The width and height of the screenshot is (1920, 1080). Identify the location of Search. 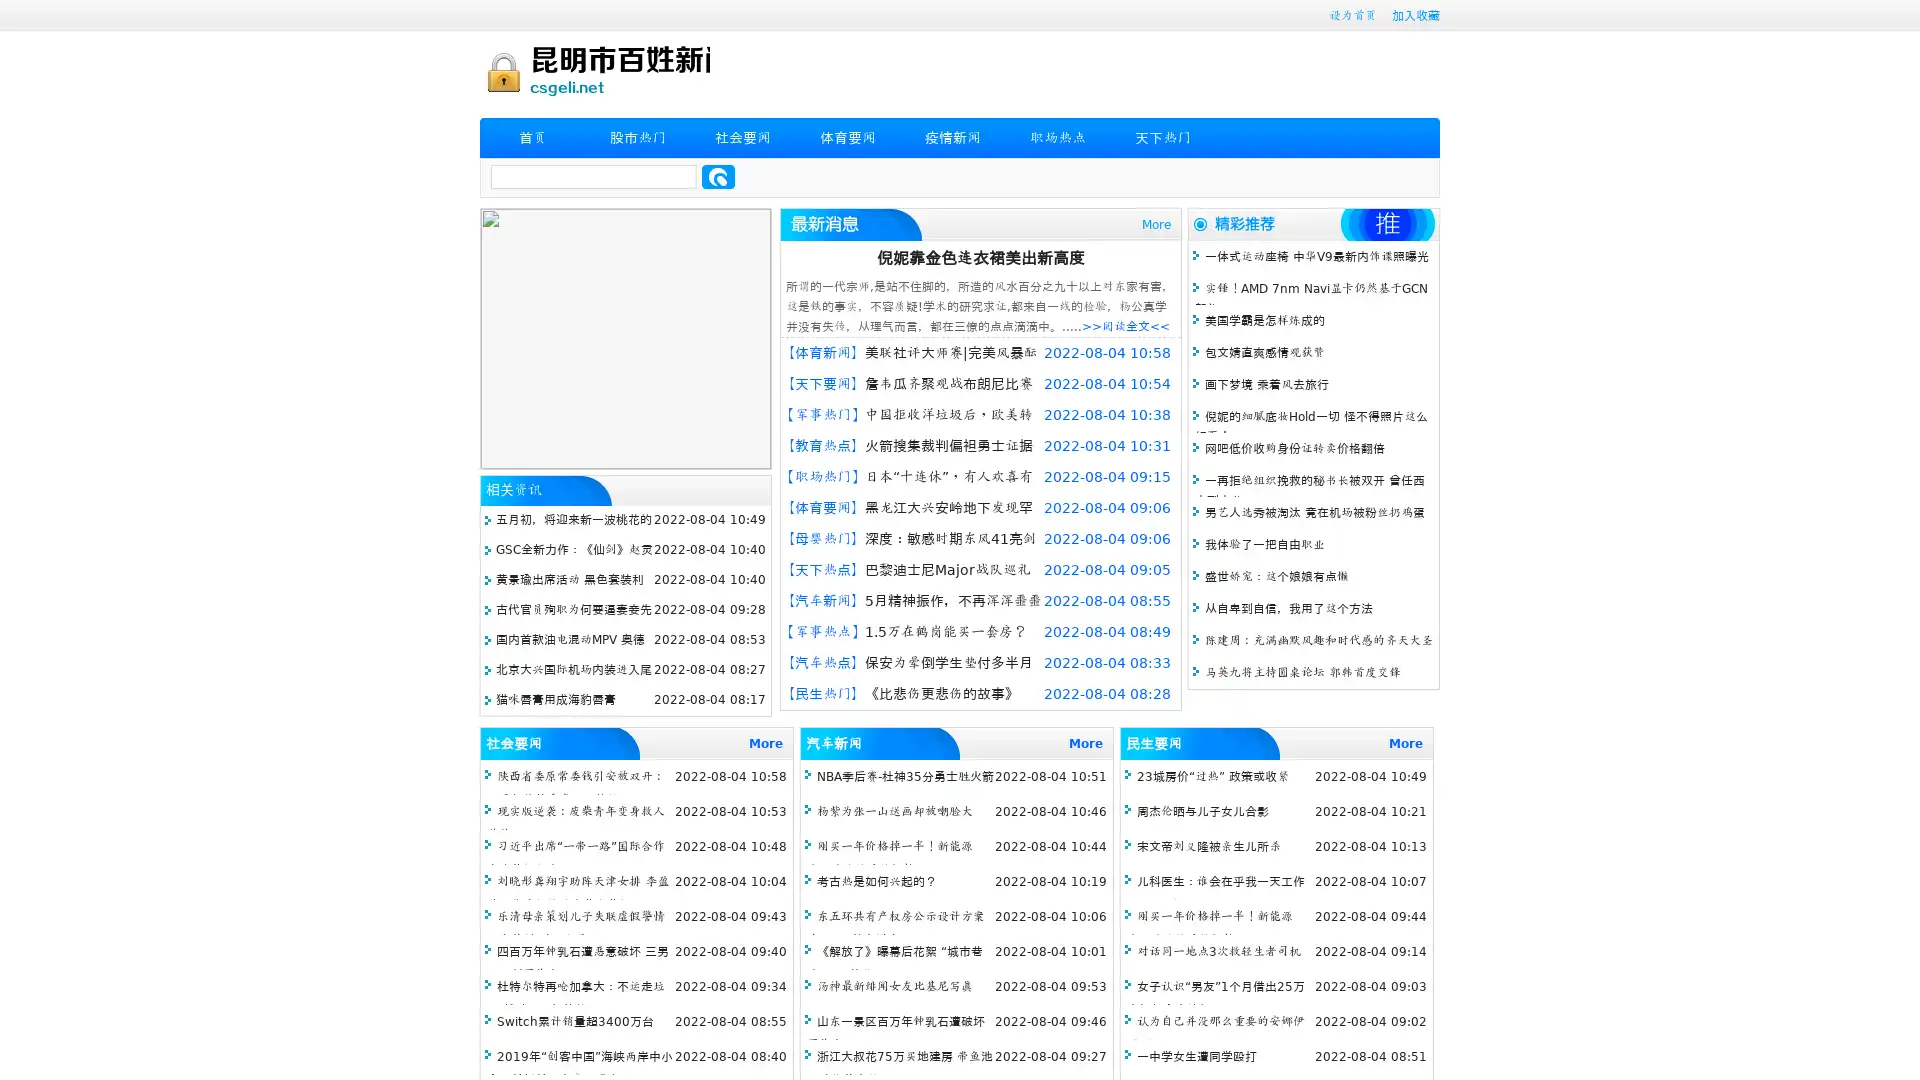
(718, 176).